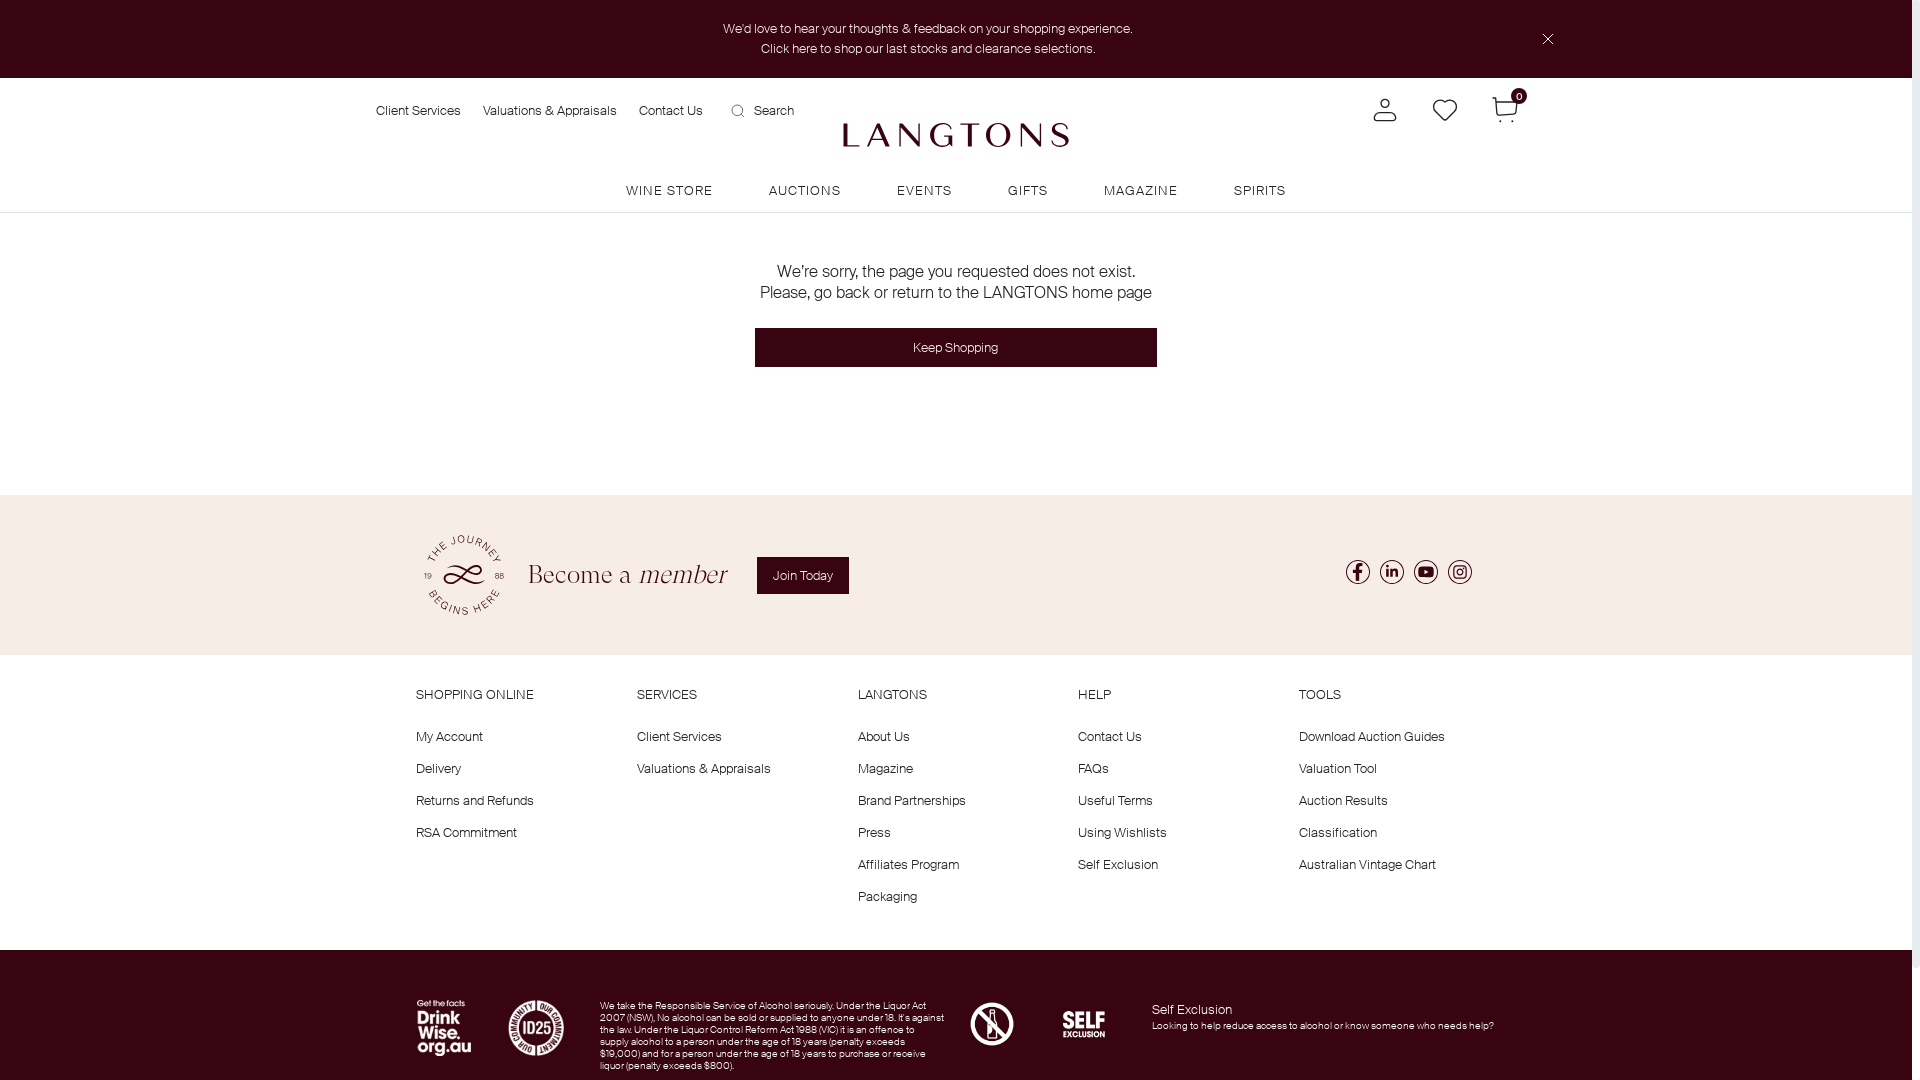  Describe the element at coordinates (1122, 832) in the screenshot. I see `'Using Wishlists'` at that location.